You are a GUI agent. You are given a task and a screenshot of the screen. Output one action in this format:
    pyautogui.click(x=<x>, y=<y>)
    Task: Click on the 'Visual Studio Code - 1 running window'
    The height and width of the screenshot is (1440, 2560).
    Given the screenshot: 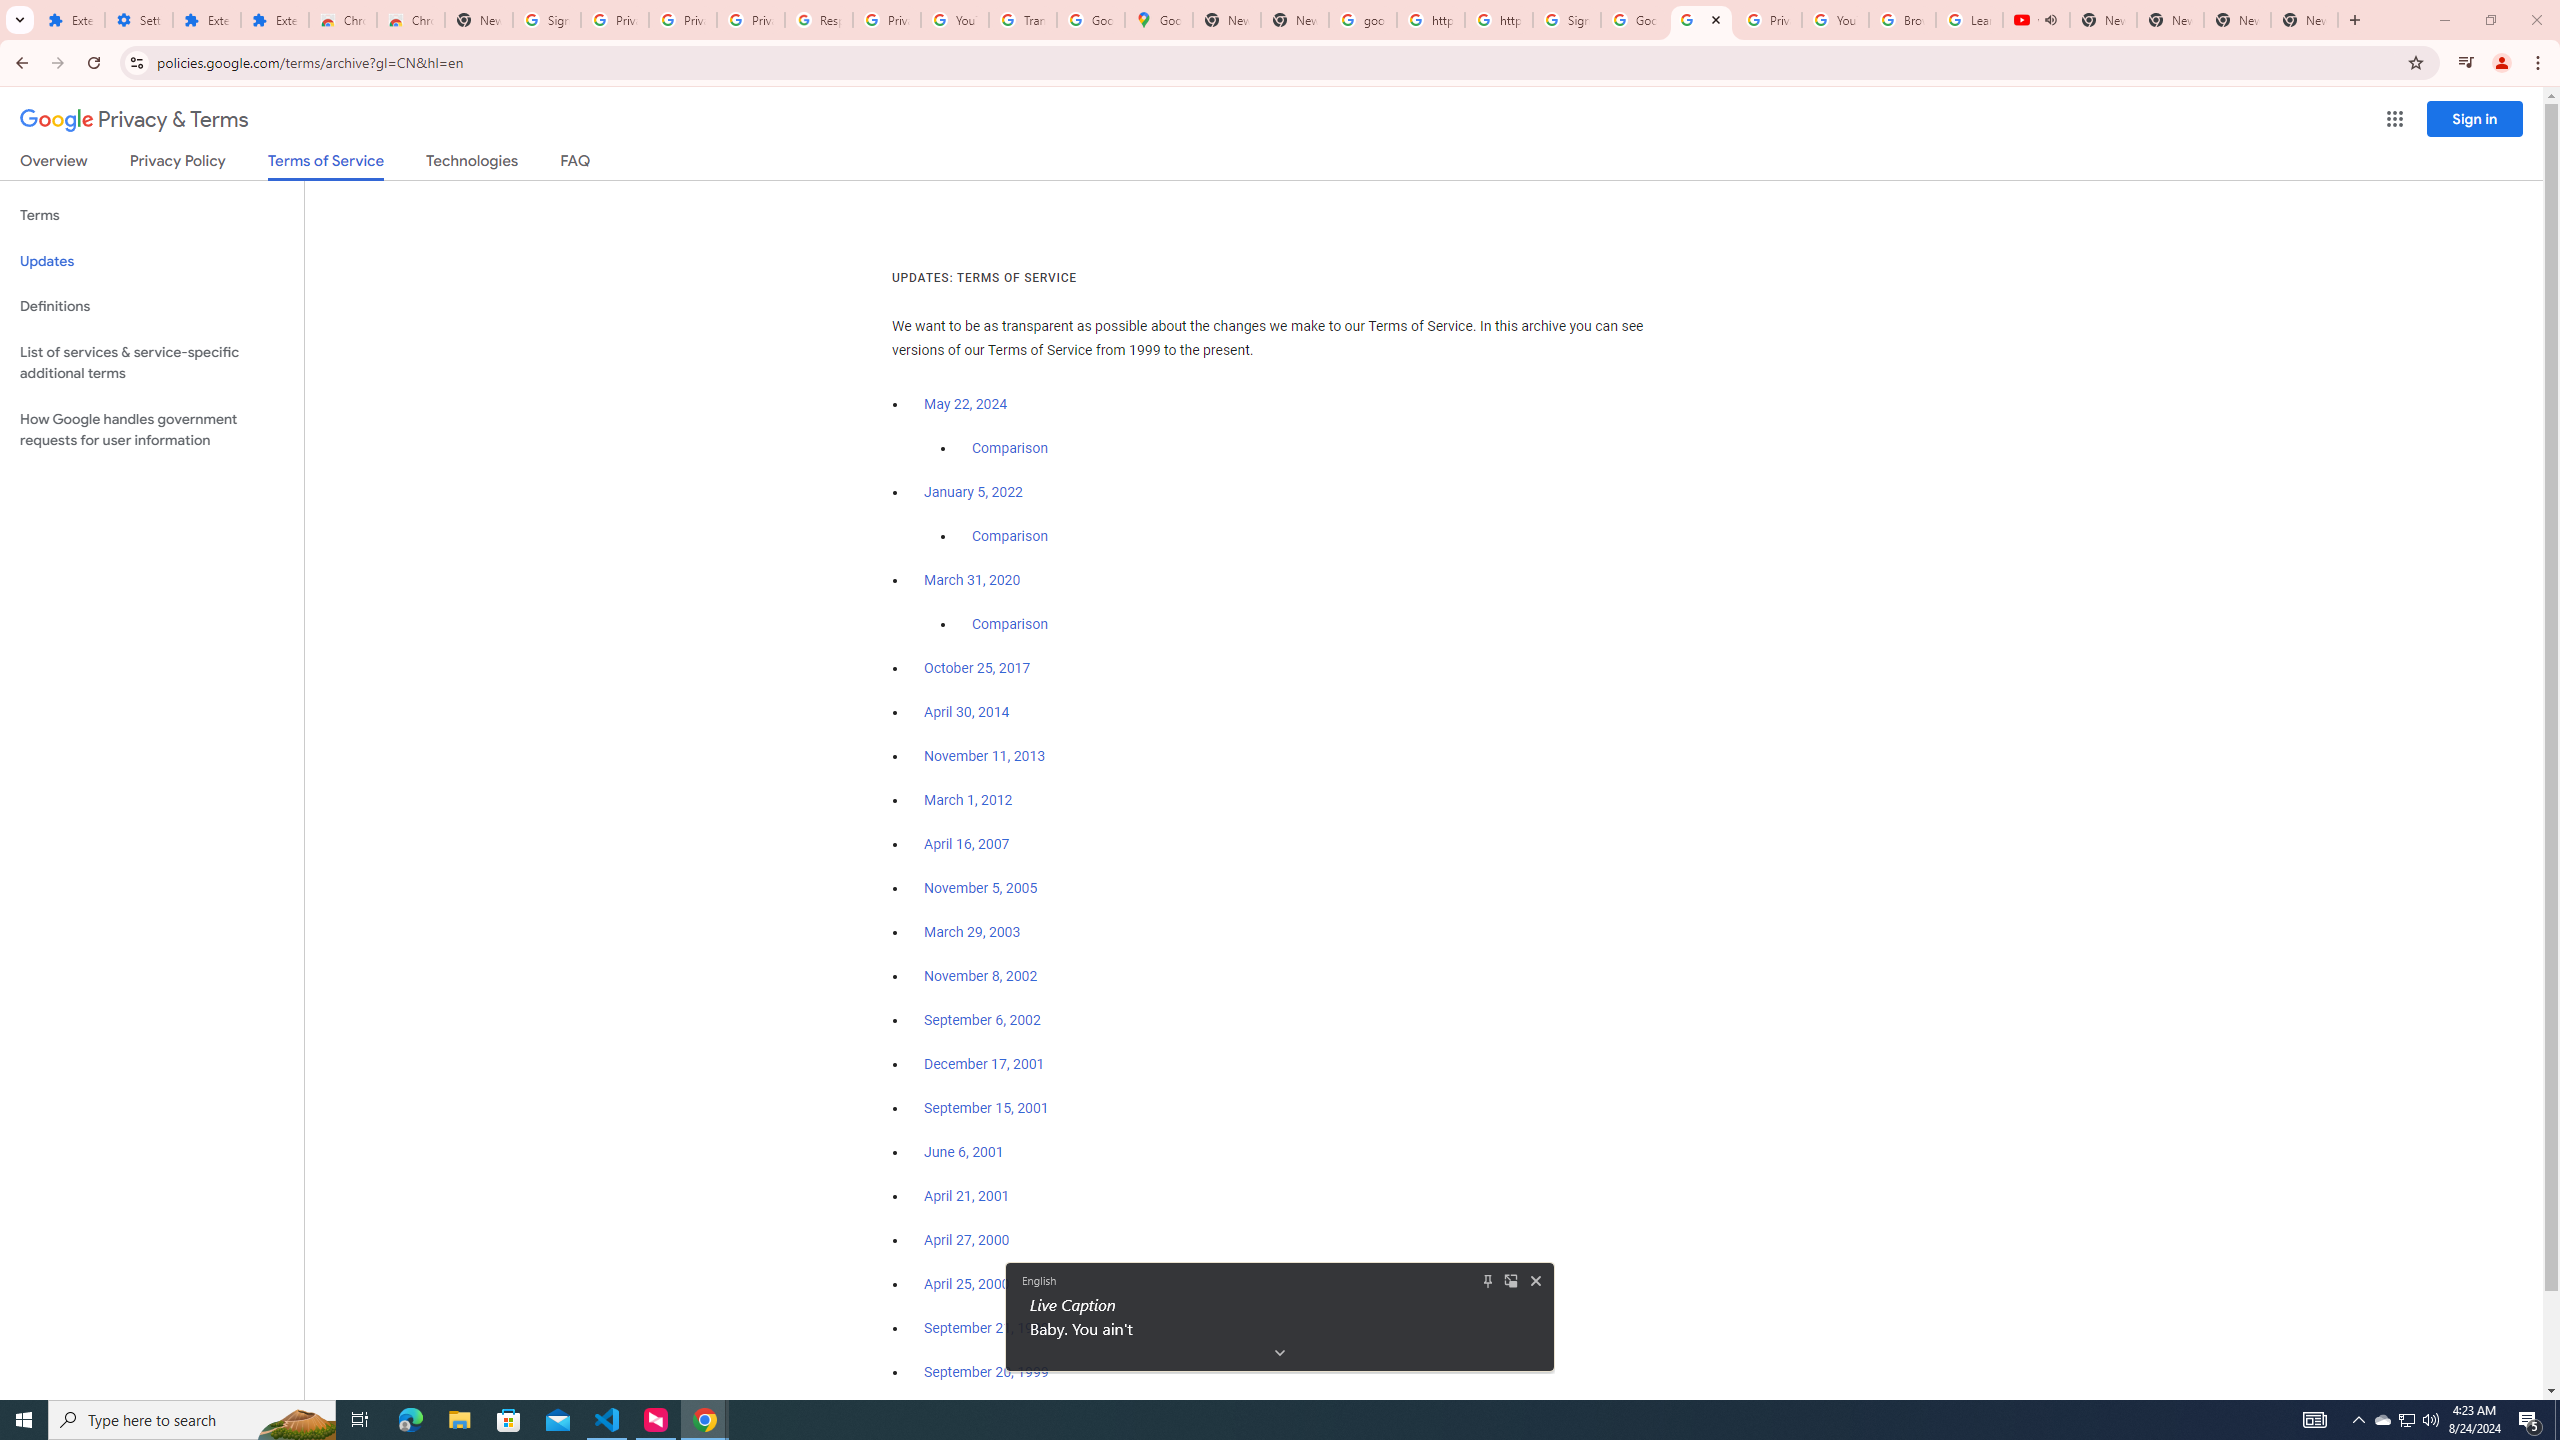 What is the action you would take?
    pyautogui.click(x=607, y=1418)
    